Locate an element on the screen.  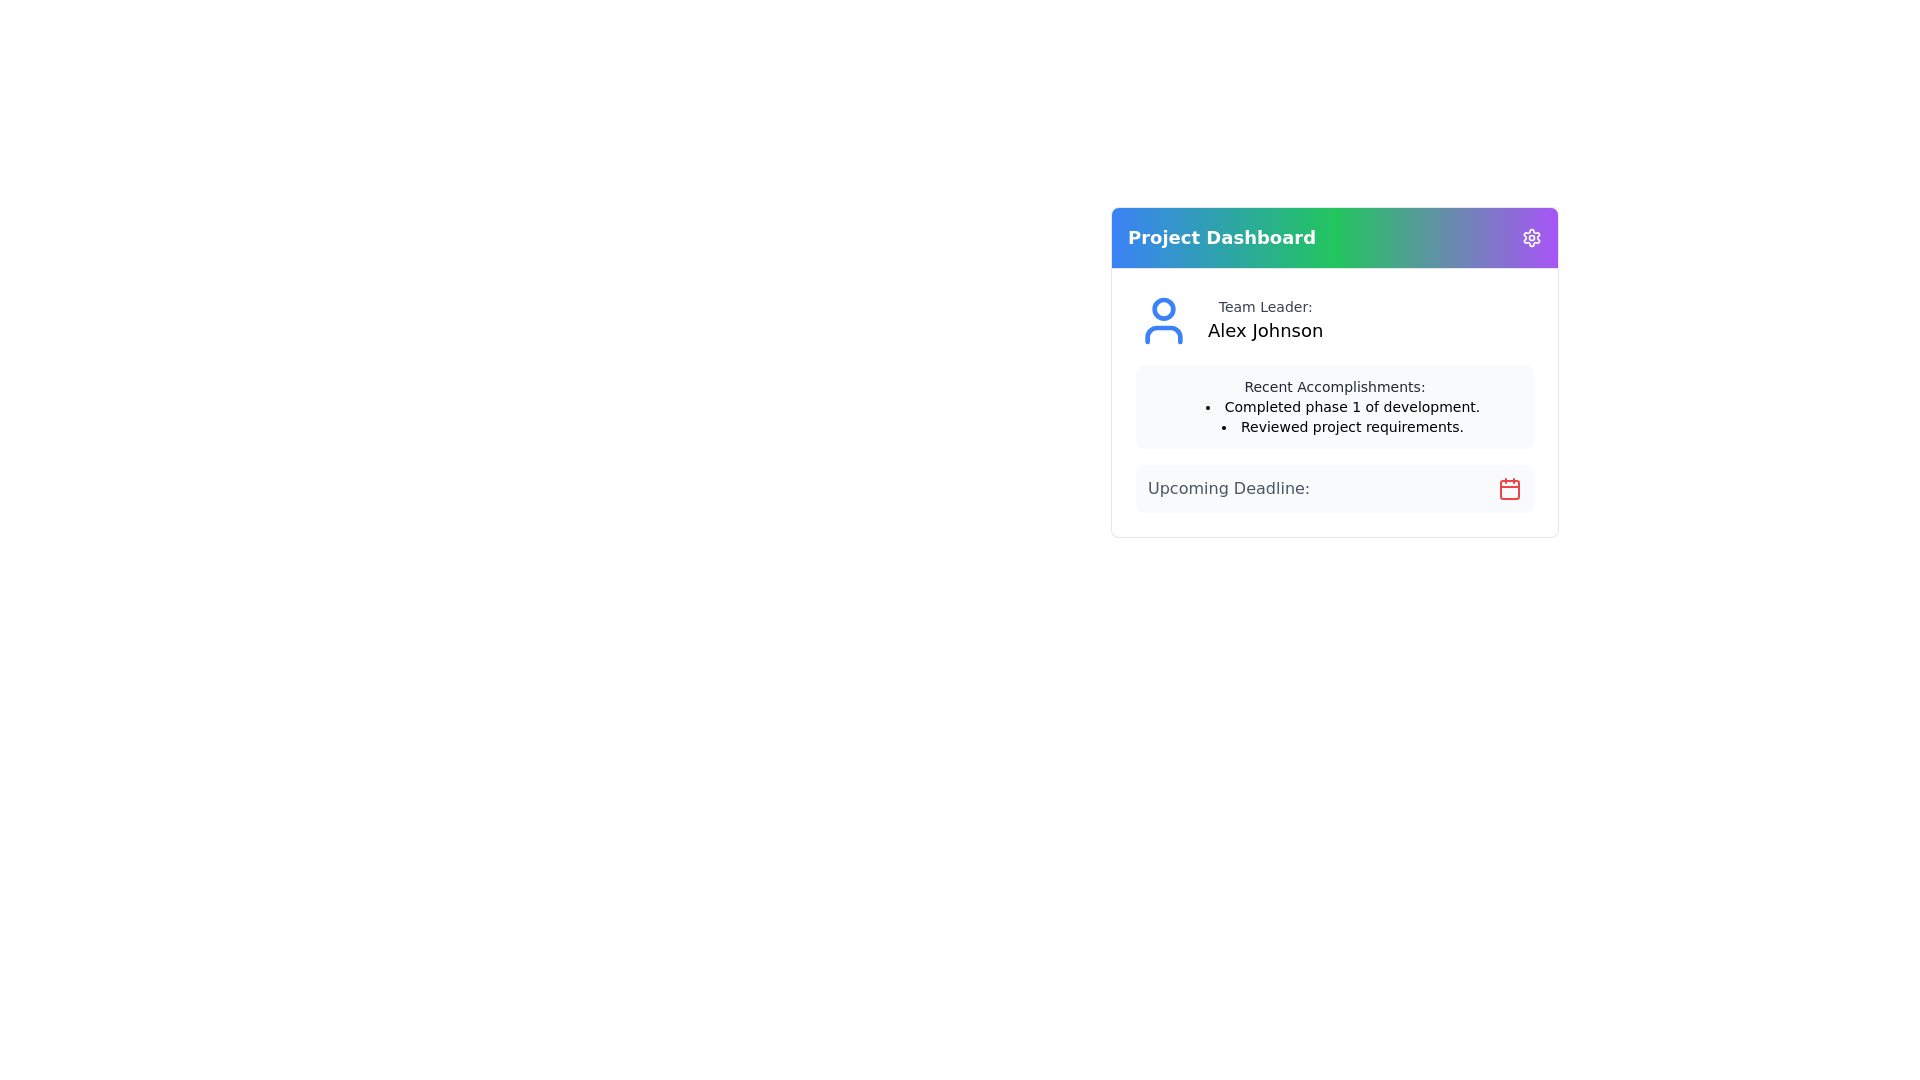
the red-bordered square within the calendar icon located at the bottom-right corner of the card for team leader Alex Johnson is located at coordinates (1510, 489).